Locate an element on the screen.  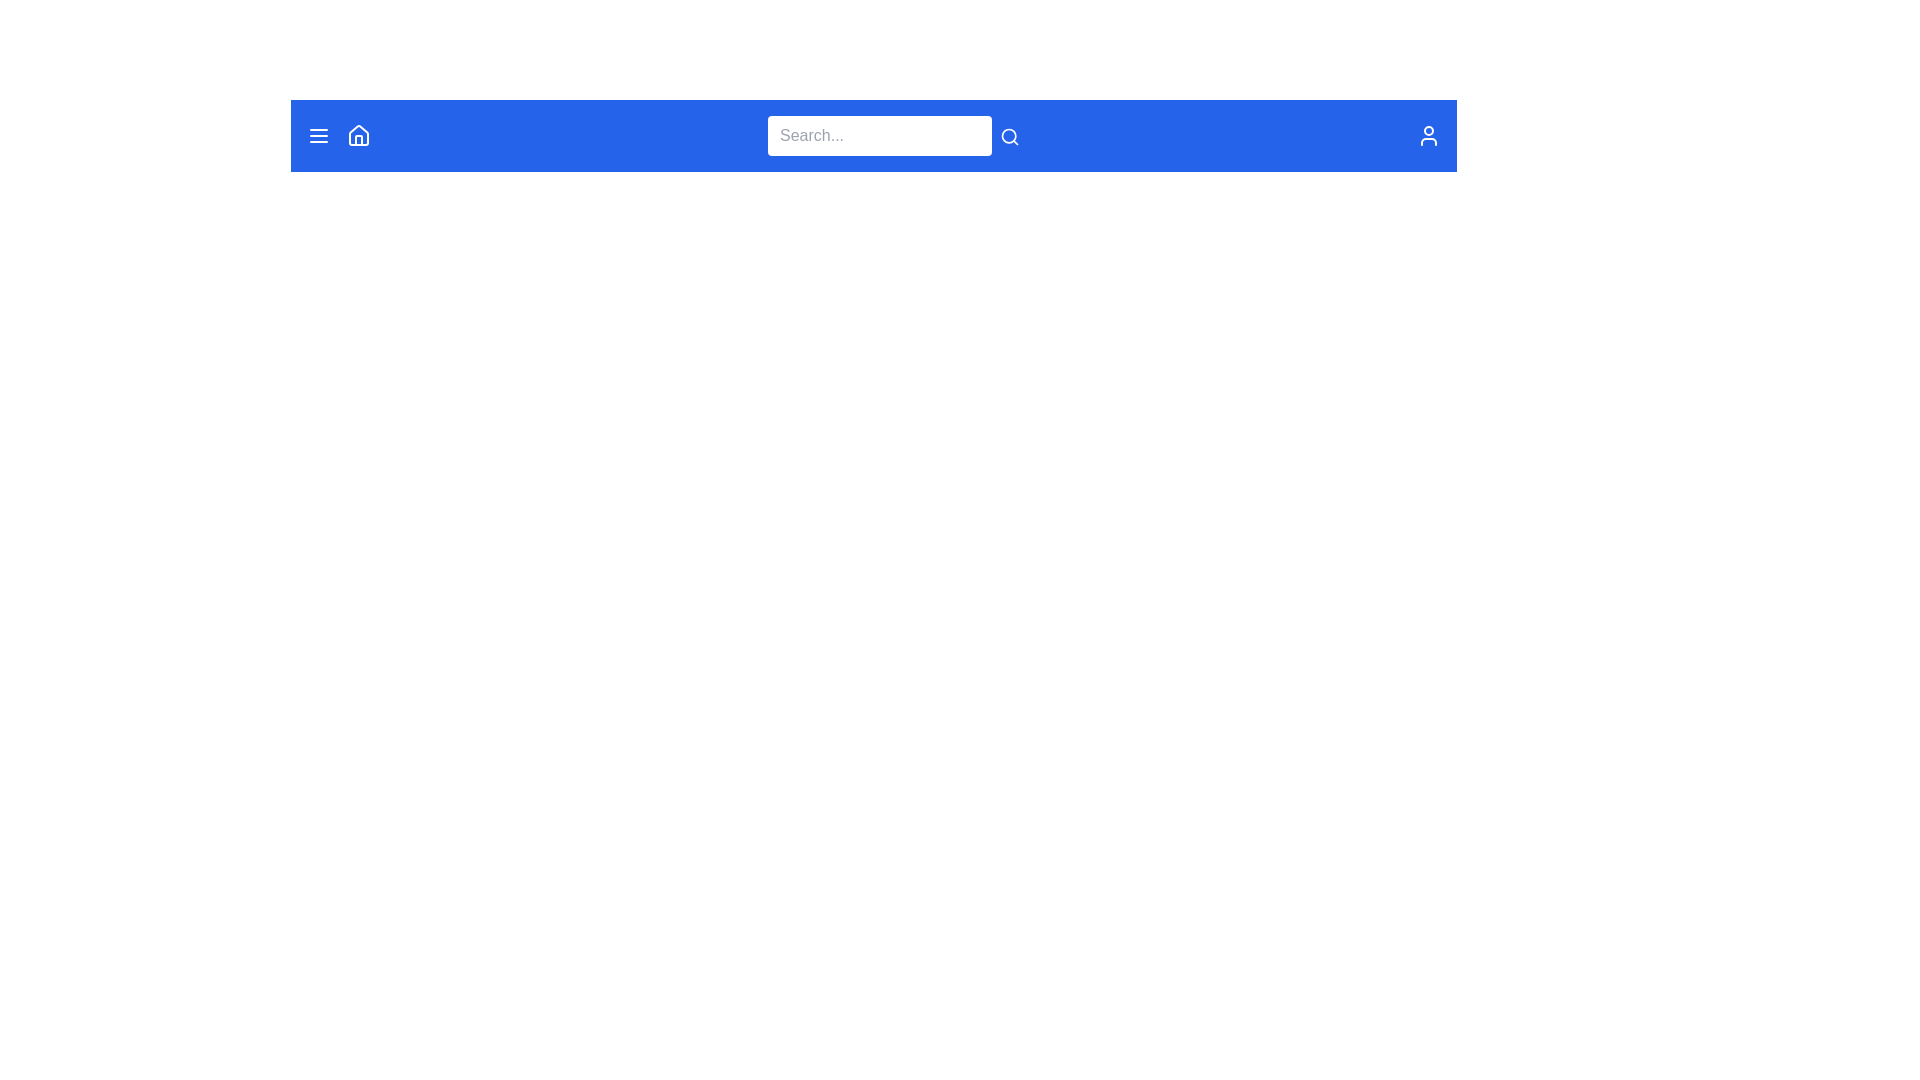
the user functionalities icon located at the top-right corner of the navigation bar is located at coordinates (1428, 135).